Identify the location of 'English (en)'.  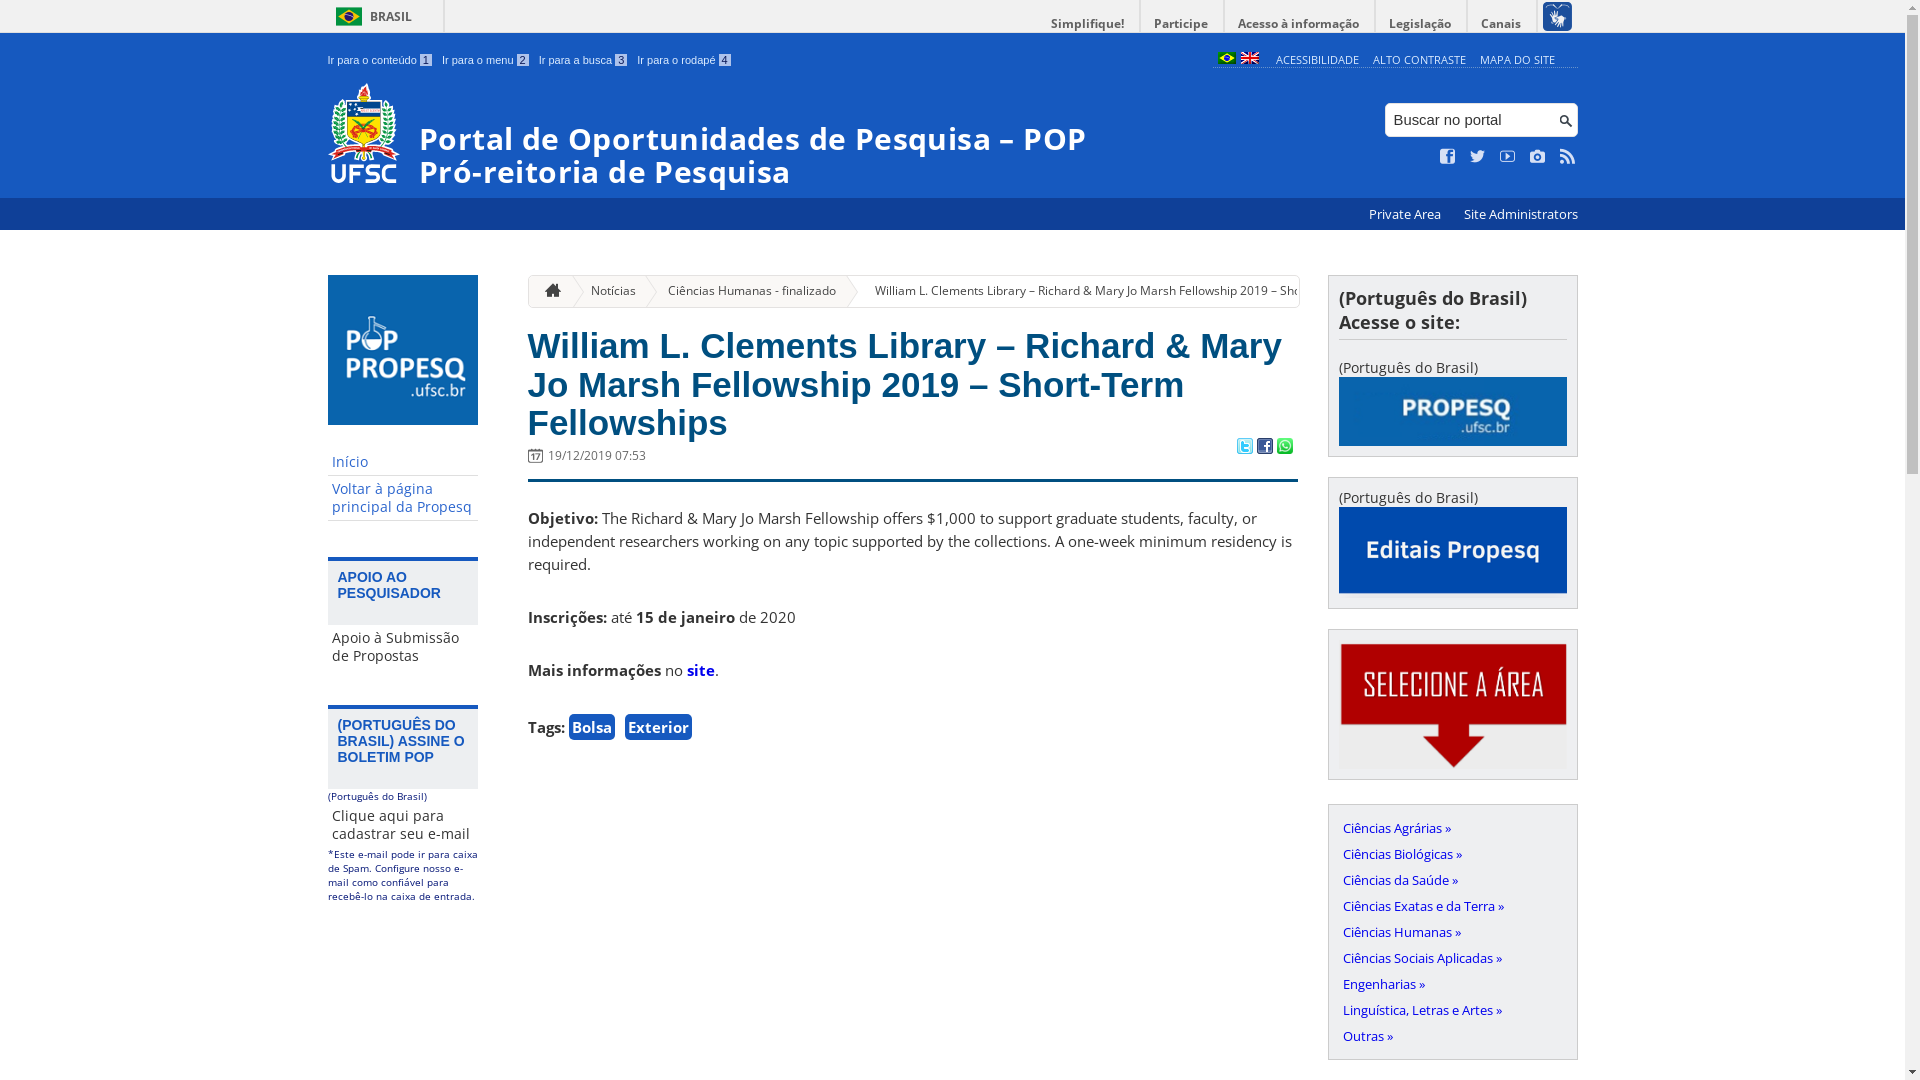
(1247, 58).